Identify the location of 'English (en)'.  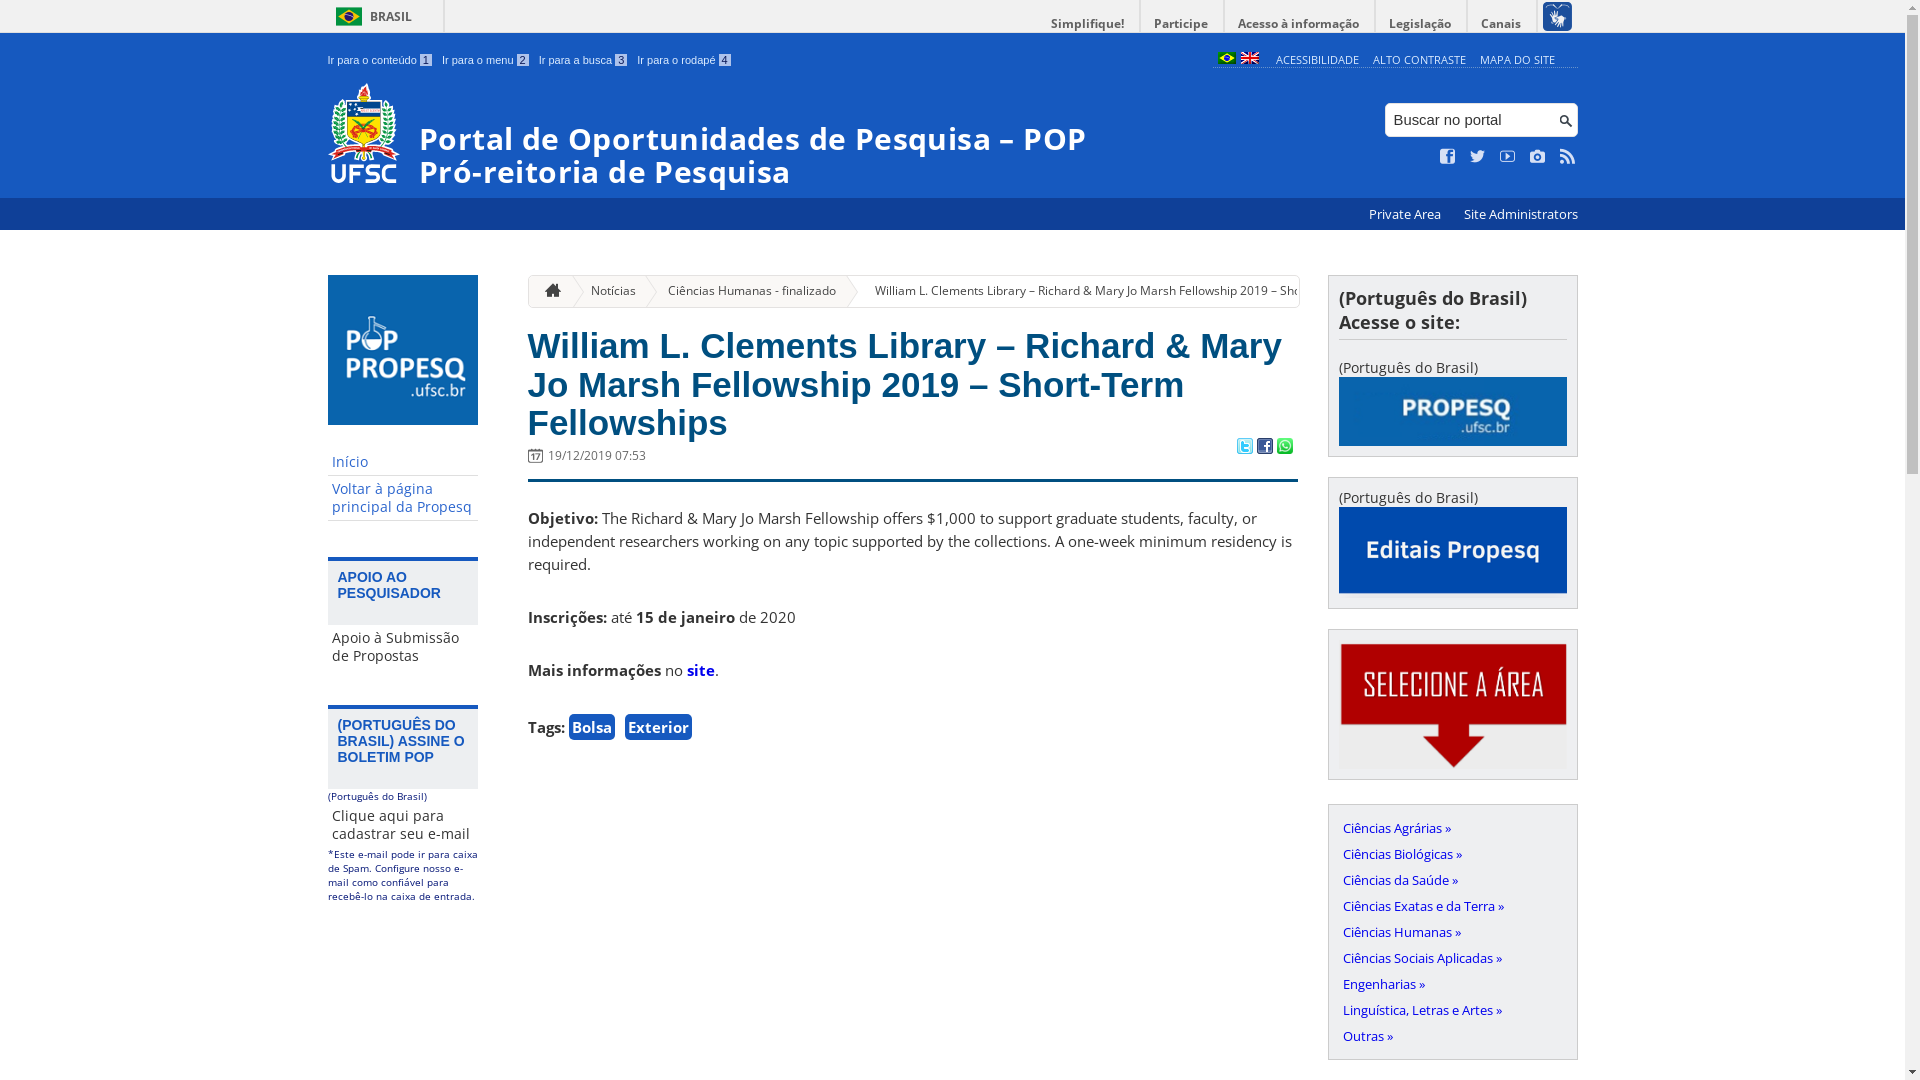
(1247, 58).